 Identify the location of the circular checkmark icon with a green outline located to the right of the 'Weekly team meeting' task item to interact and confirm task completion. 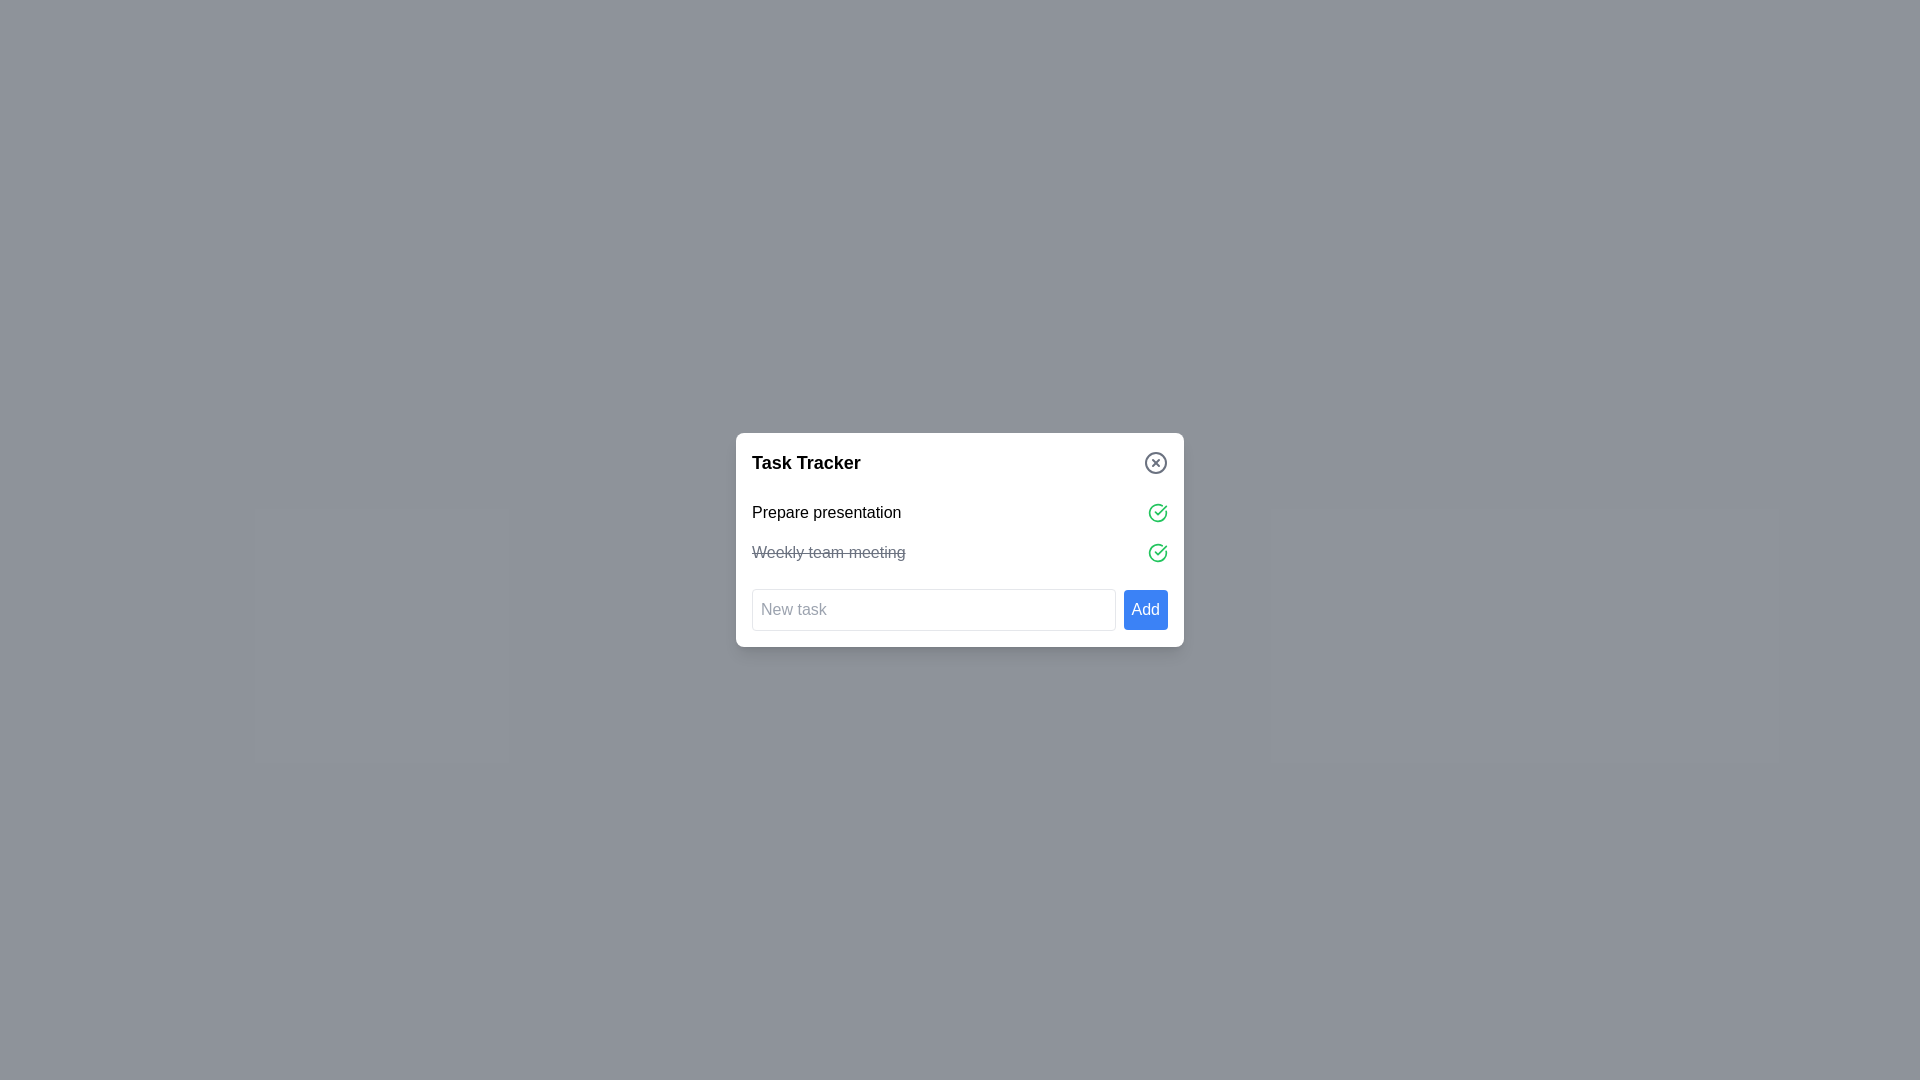
(1157, 512).